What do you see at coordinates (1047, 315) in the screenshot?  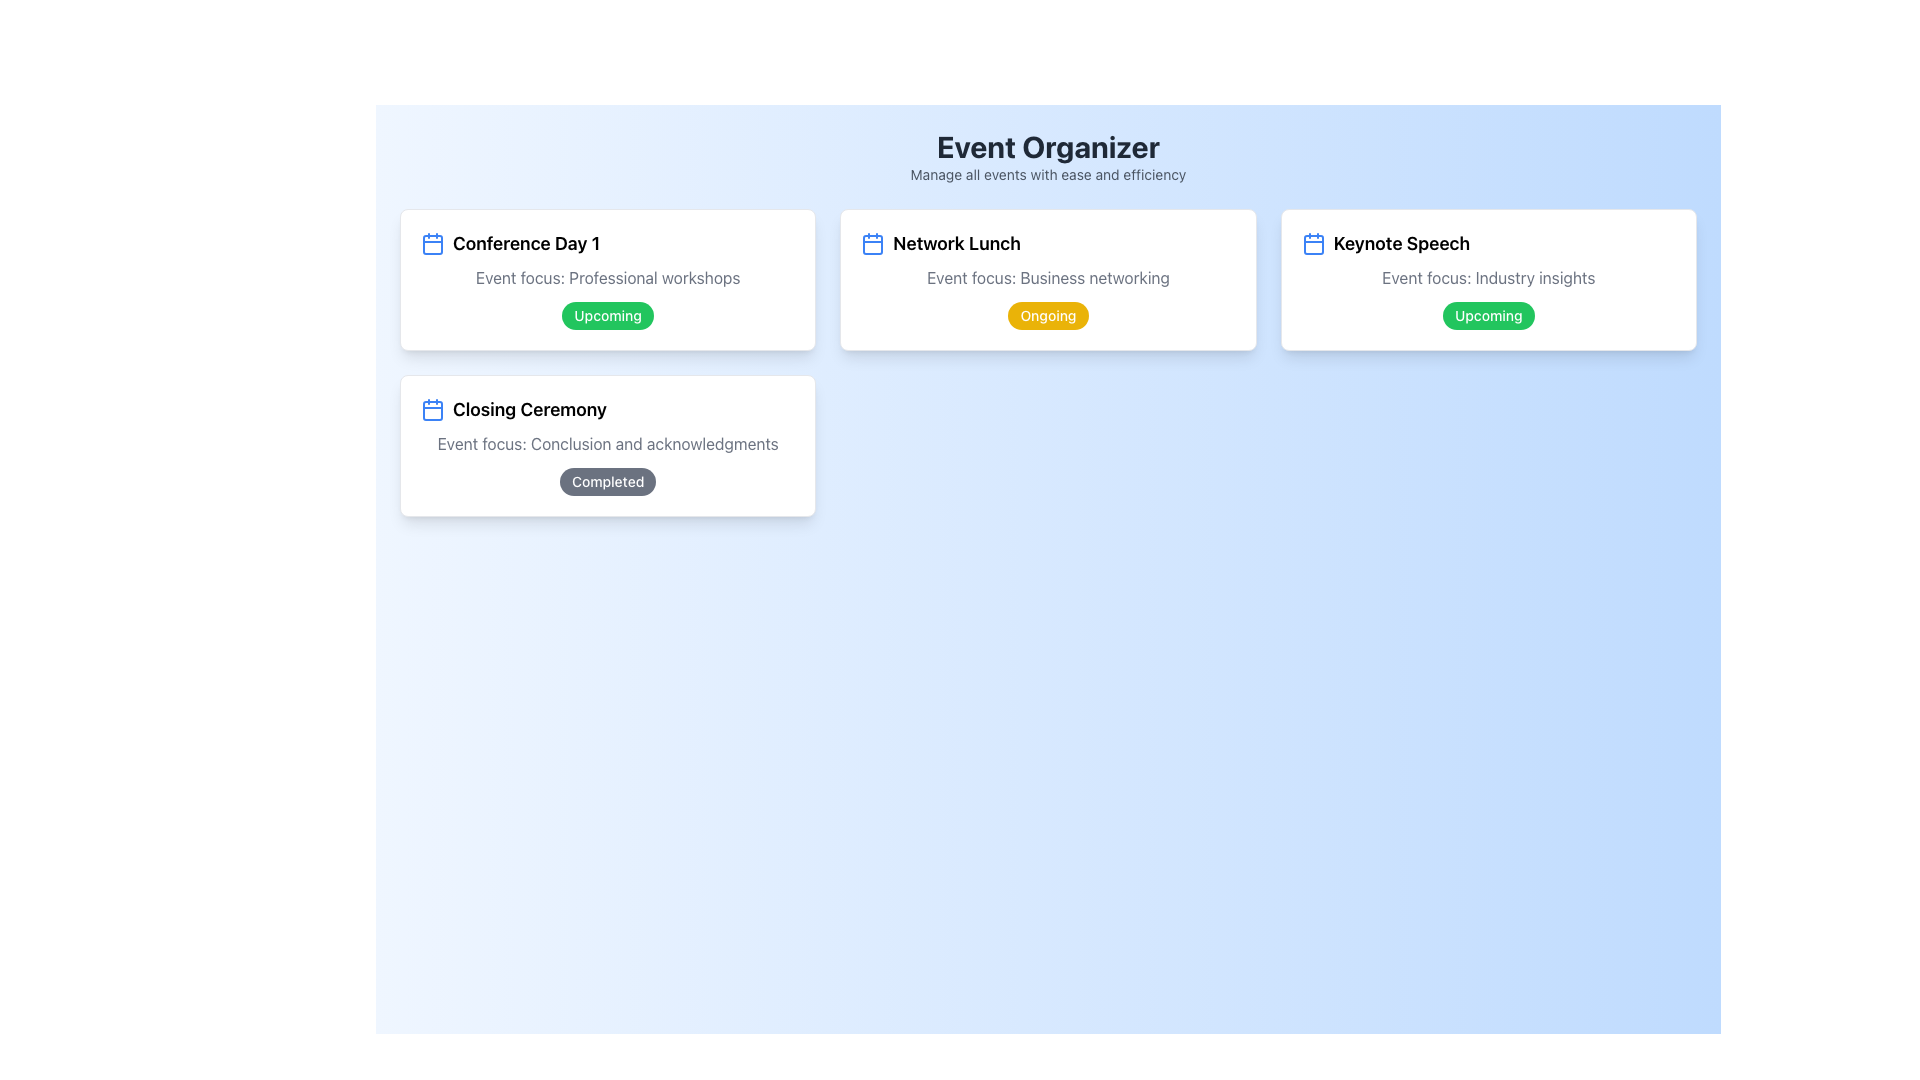 I see `the status indicator label showing 'Ongoing' within the 'Network Lunch' card, located under 'Event focus: Business networking'` at bounding box center [1047, 315].